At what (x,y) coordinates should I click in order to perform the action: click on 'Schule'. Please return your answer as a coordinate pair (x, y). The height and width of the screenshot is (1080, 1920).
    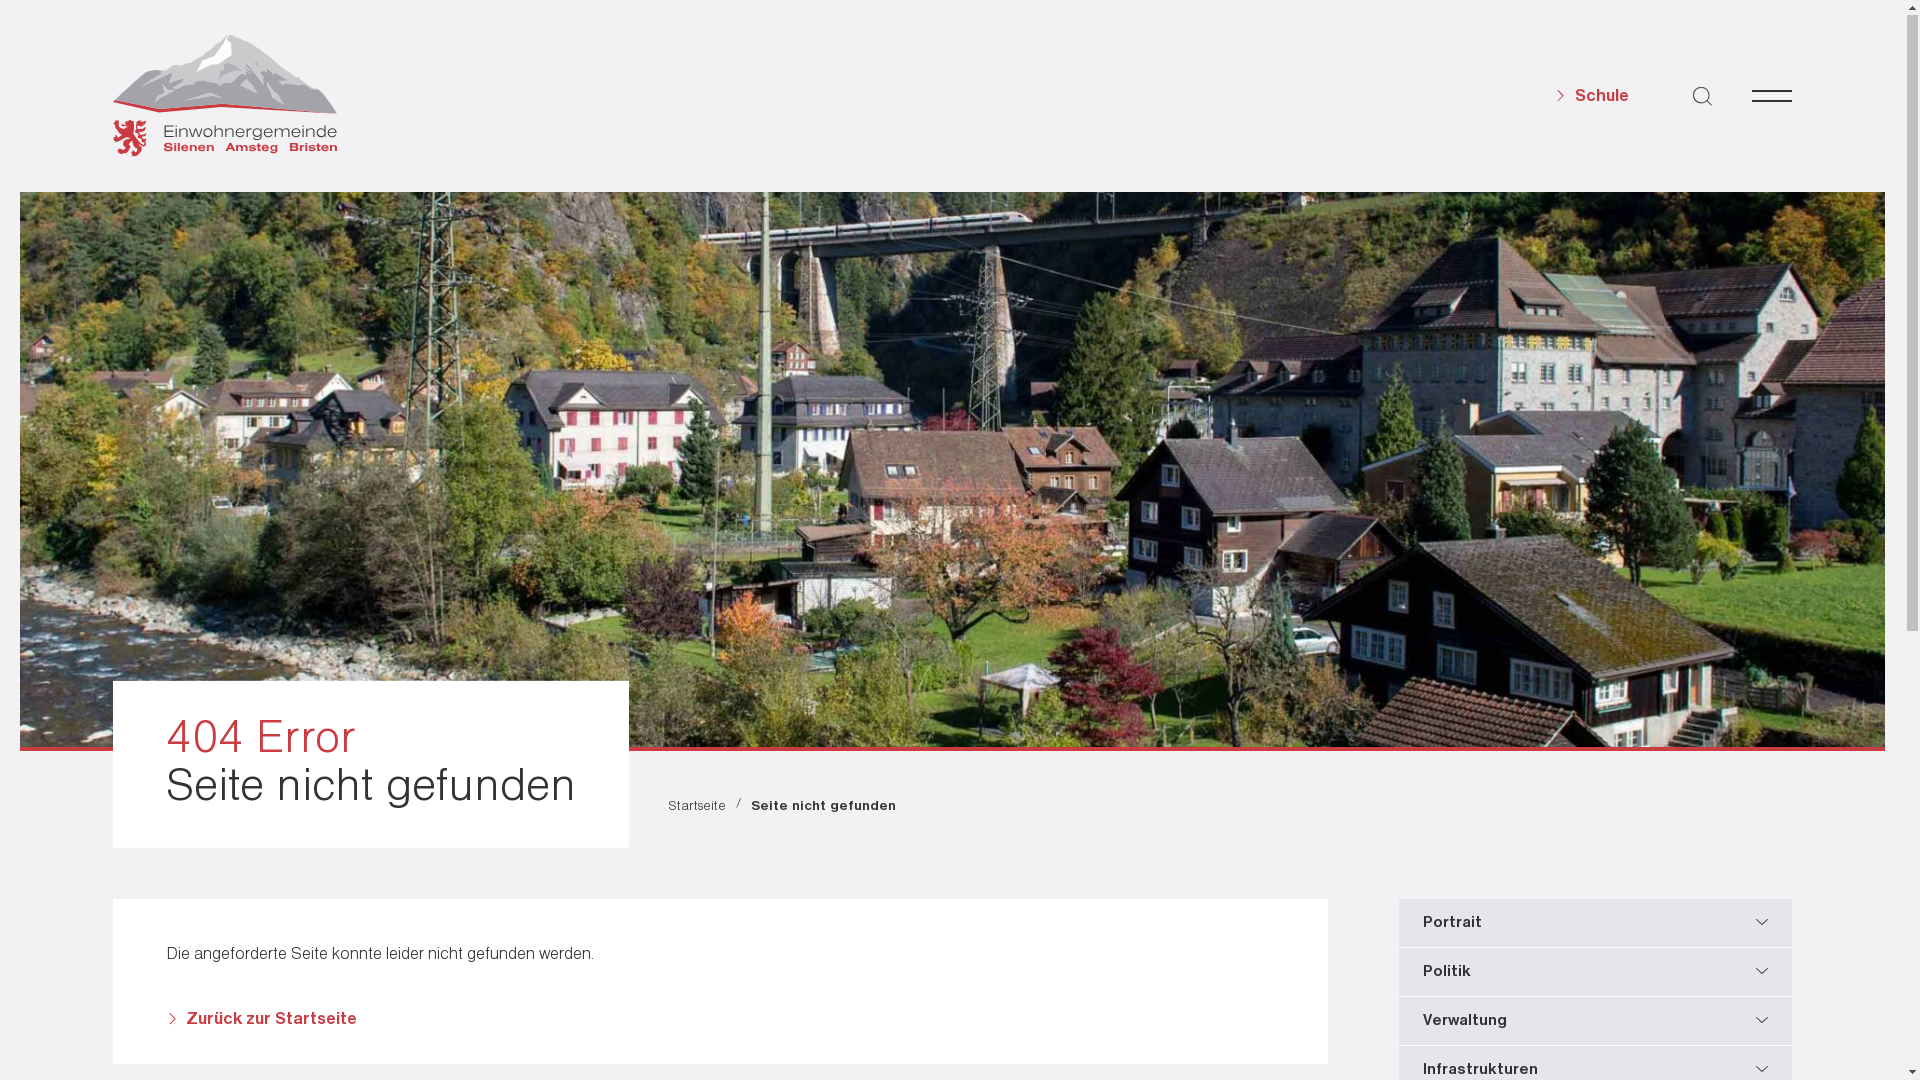
    Looking at the image, I should click on (1591, 97).